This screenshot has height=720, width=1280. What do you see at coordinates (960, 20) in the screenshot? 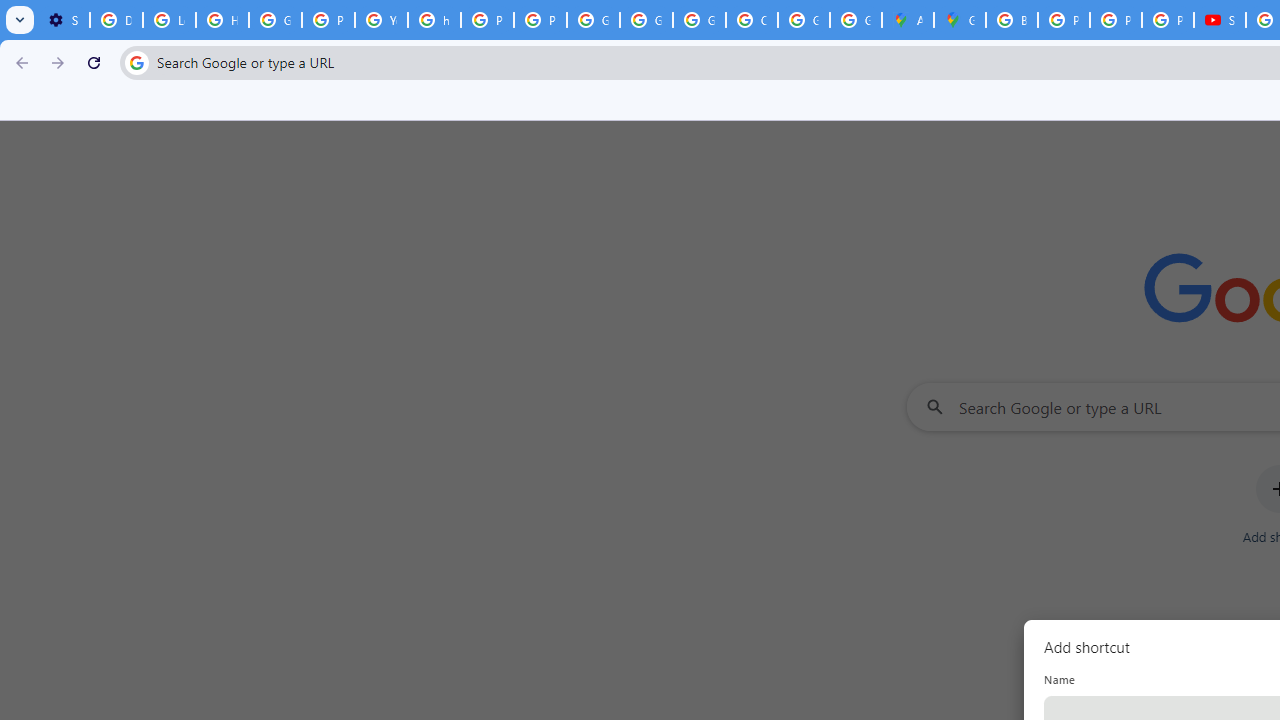
I see `'Google Maps'` at bounding box center [960, 20].